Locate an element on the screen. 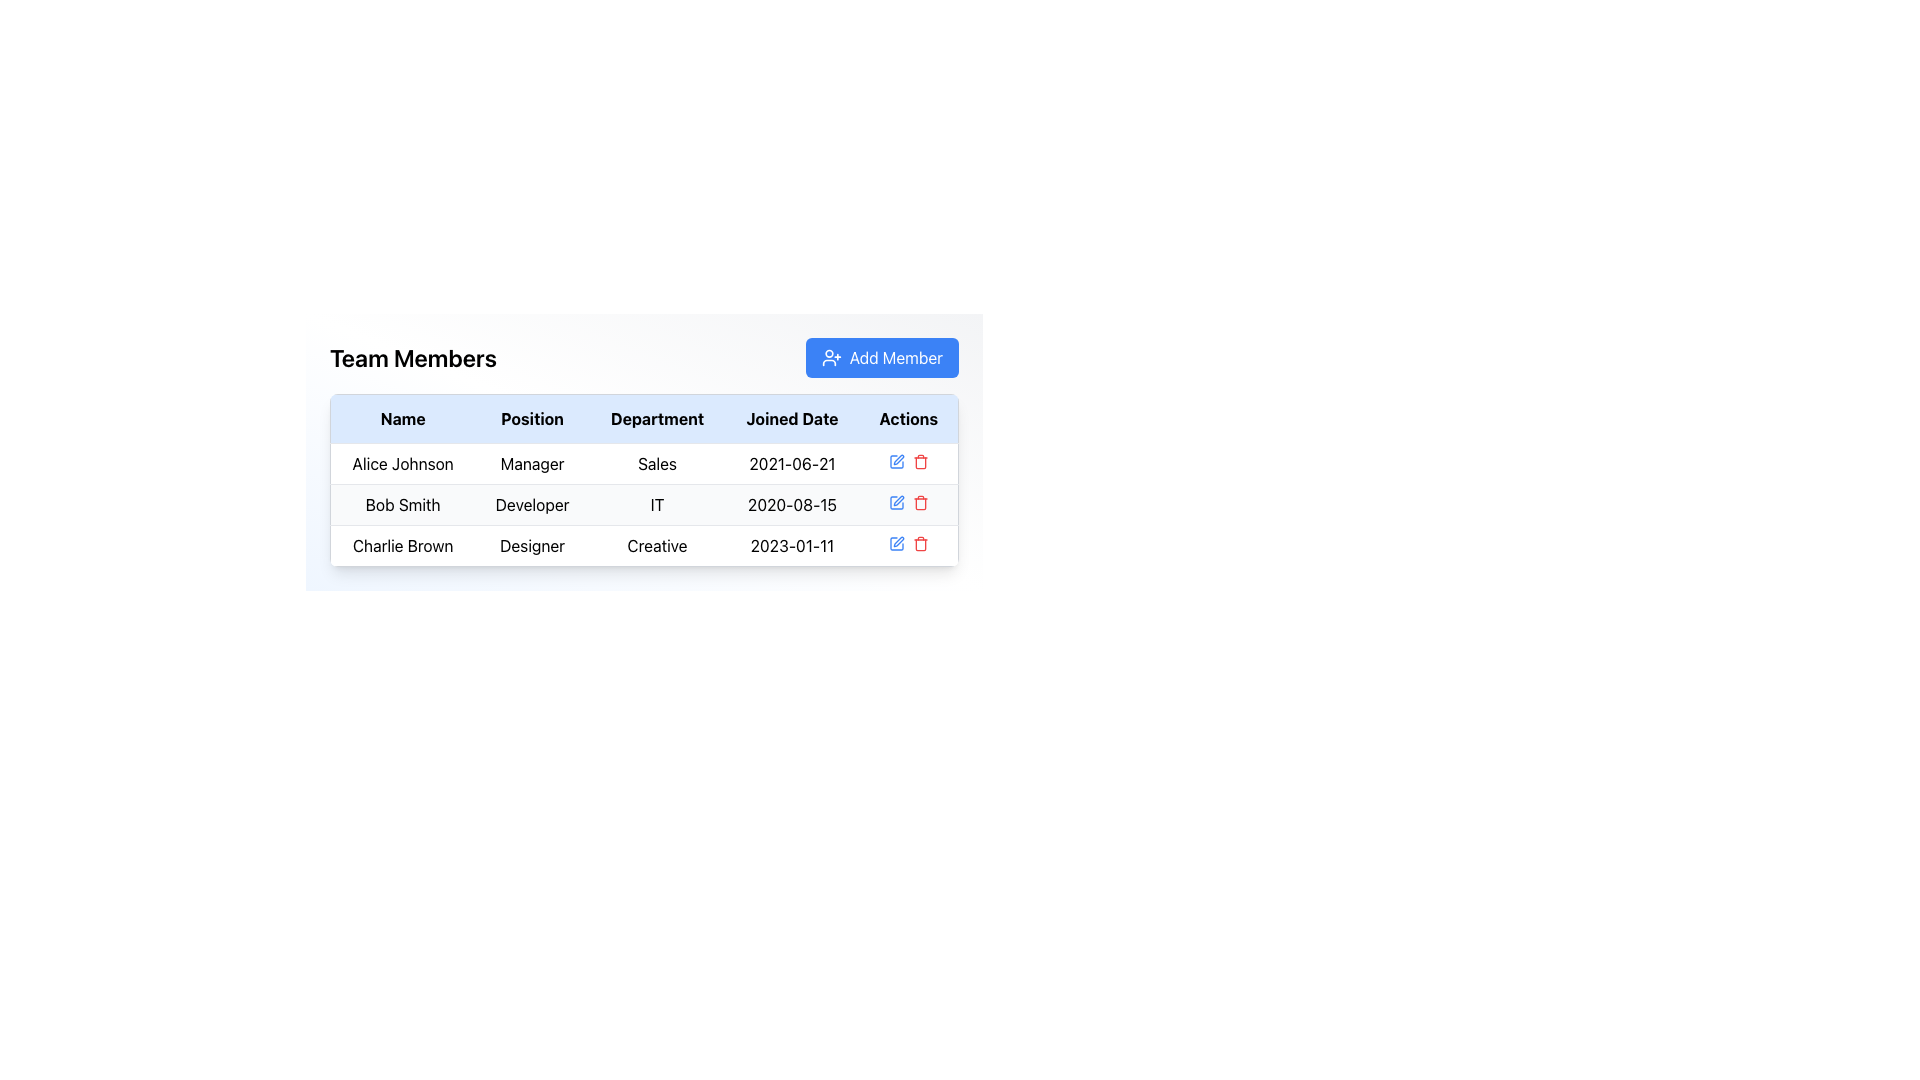 Image resolution: width=1920 pixels, height=1080 pixels. the red trash bin icon, which is the rightmost icon in the 'Actions' column associated with the entry 'Alice Johnson, Manager, Sales, 2021-06-21' is located at coordinates (919, 462).